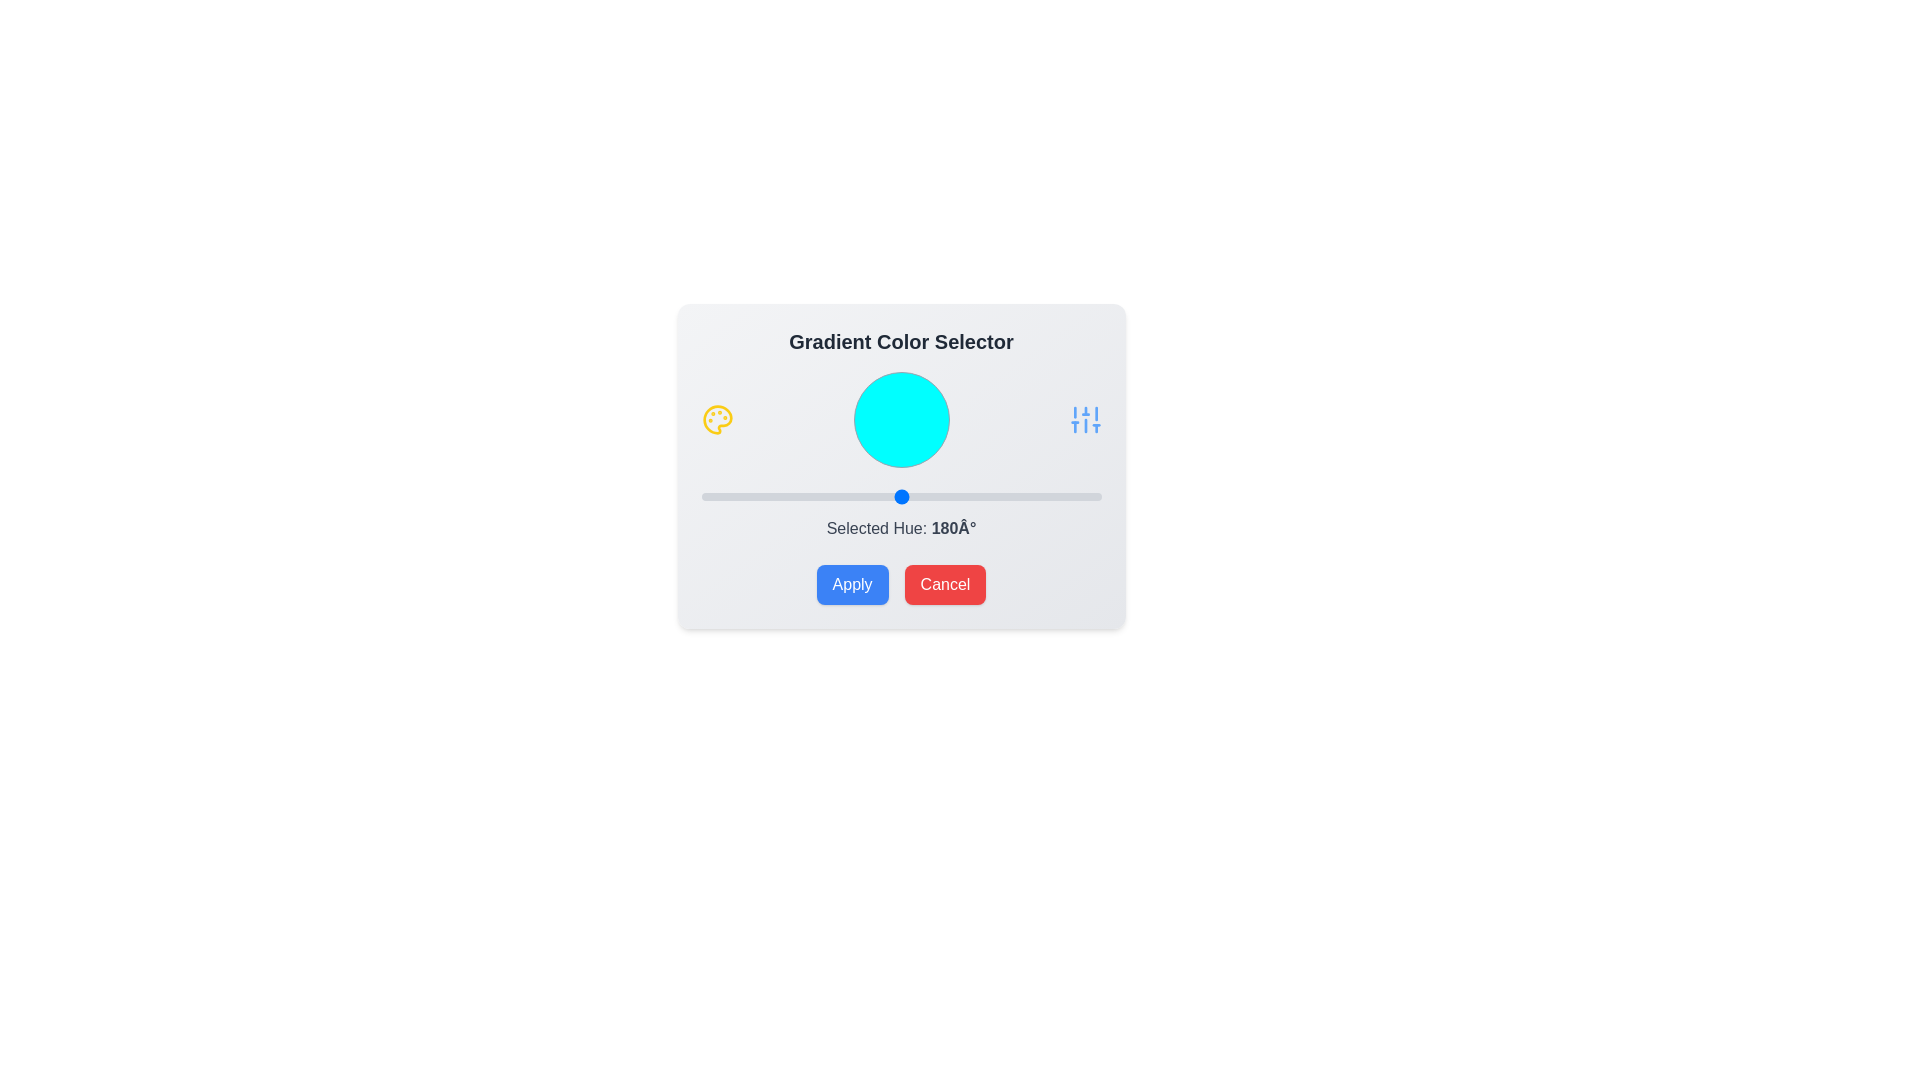 This screenshot has height=1080, width=1920. I want to click on the slider to set the hue to 292 degrees, so click(1025, 496).